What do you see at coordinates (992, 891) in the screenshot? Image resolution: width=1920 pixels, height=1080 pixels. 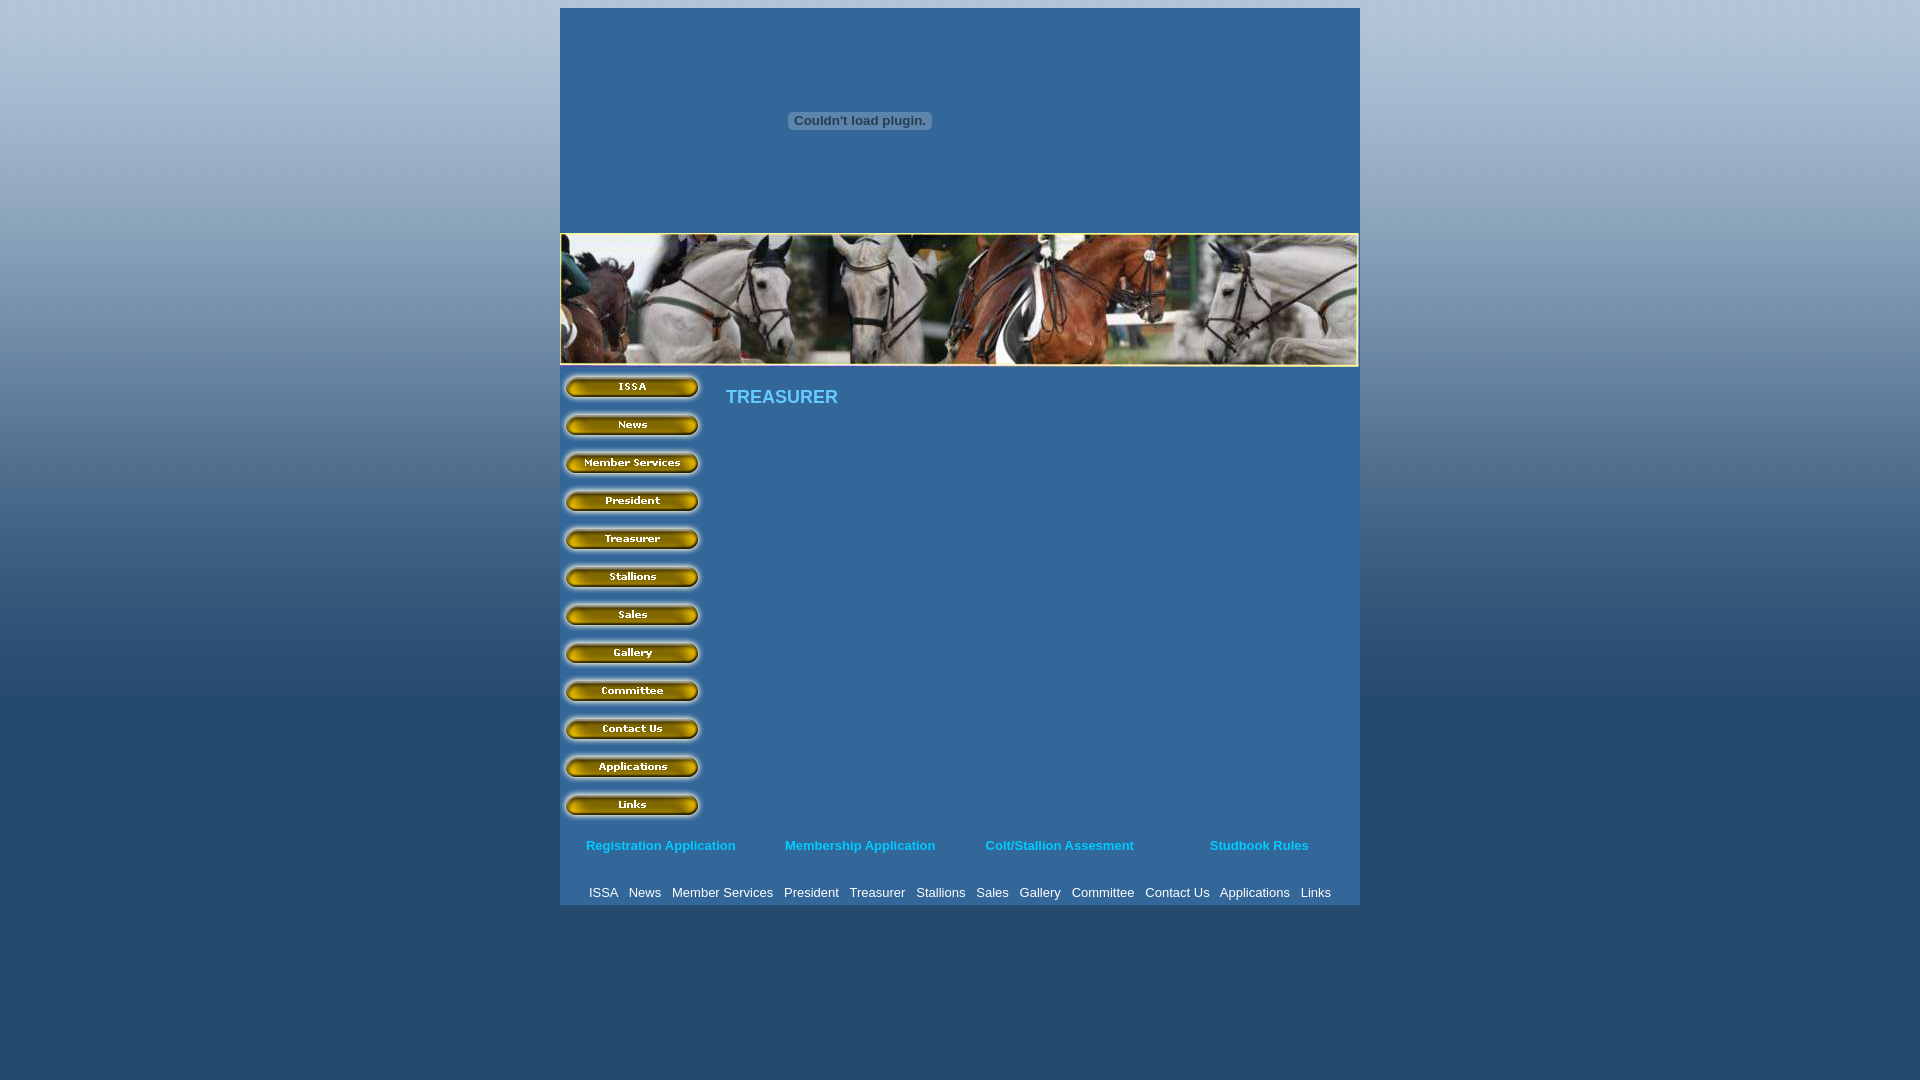 I see `'Sales'` at bounding box center [992, 891].